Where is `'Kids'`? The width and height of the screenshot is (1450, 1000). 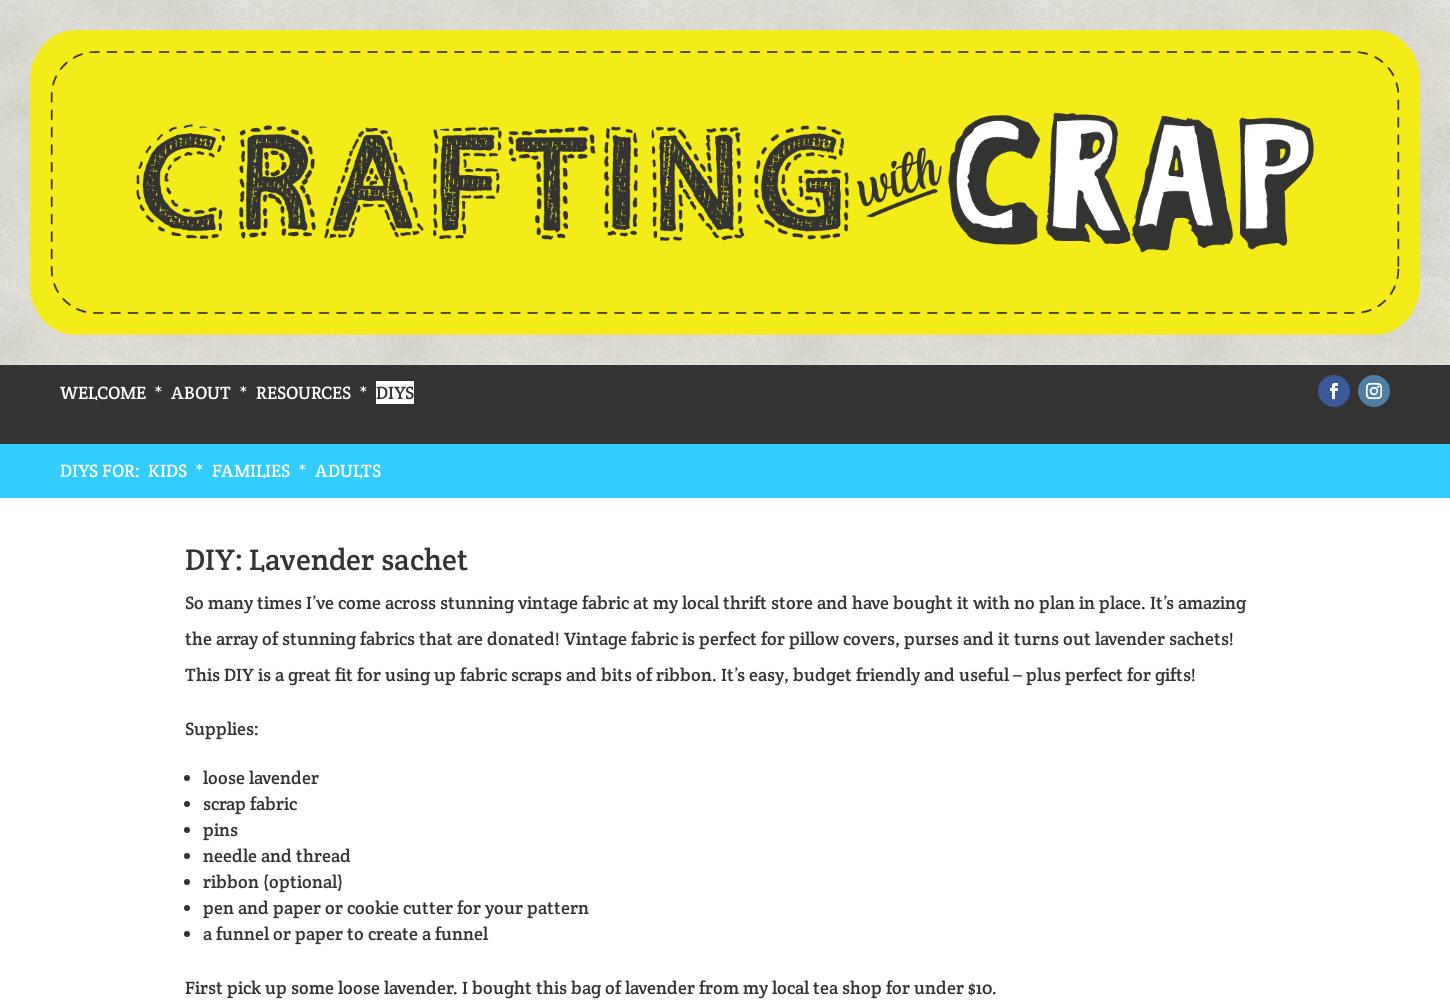 'Kids' is located at coordinates (147, 468).